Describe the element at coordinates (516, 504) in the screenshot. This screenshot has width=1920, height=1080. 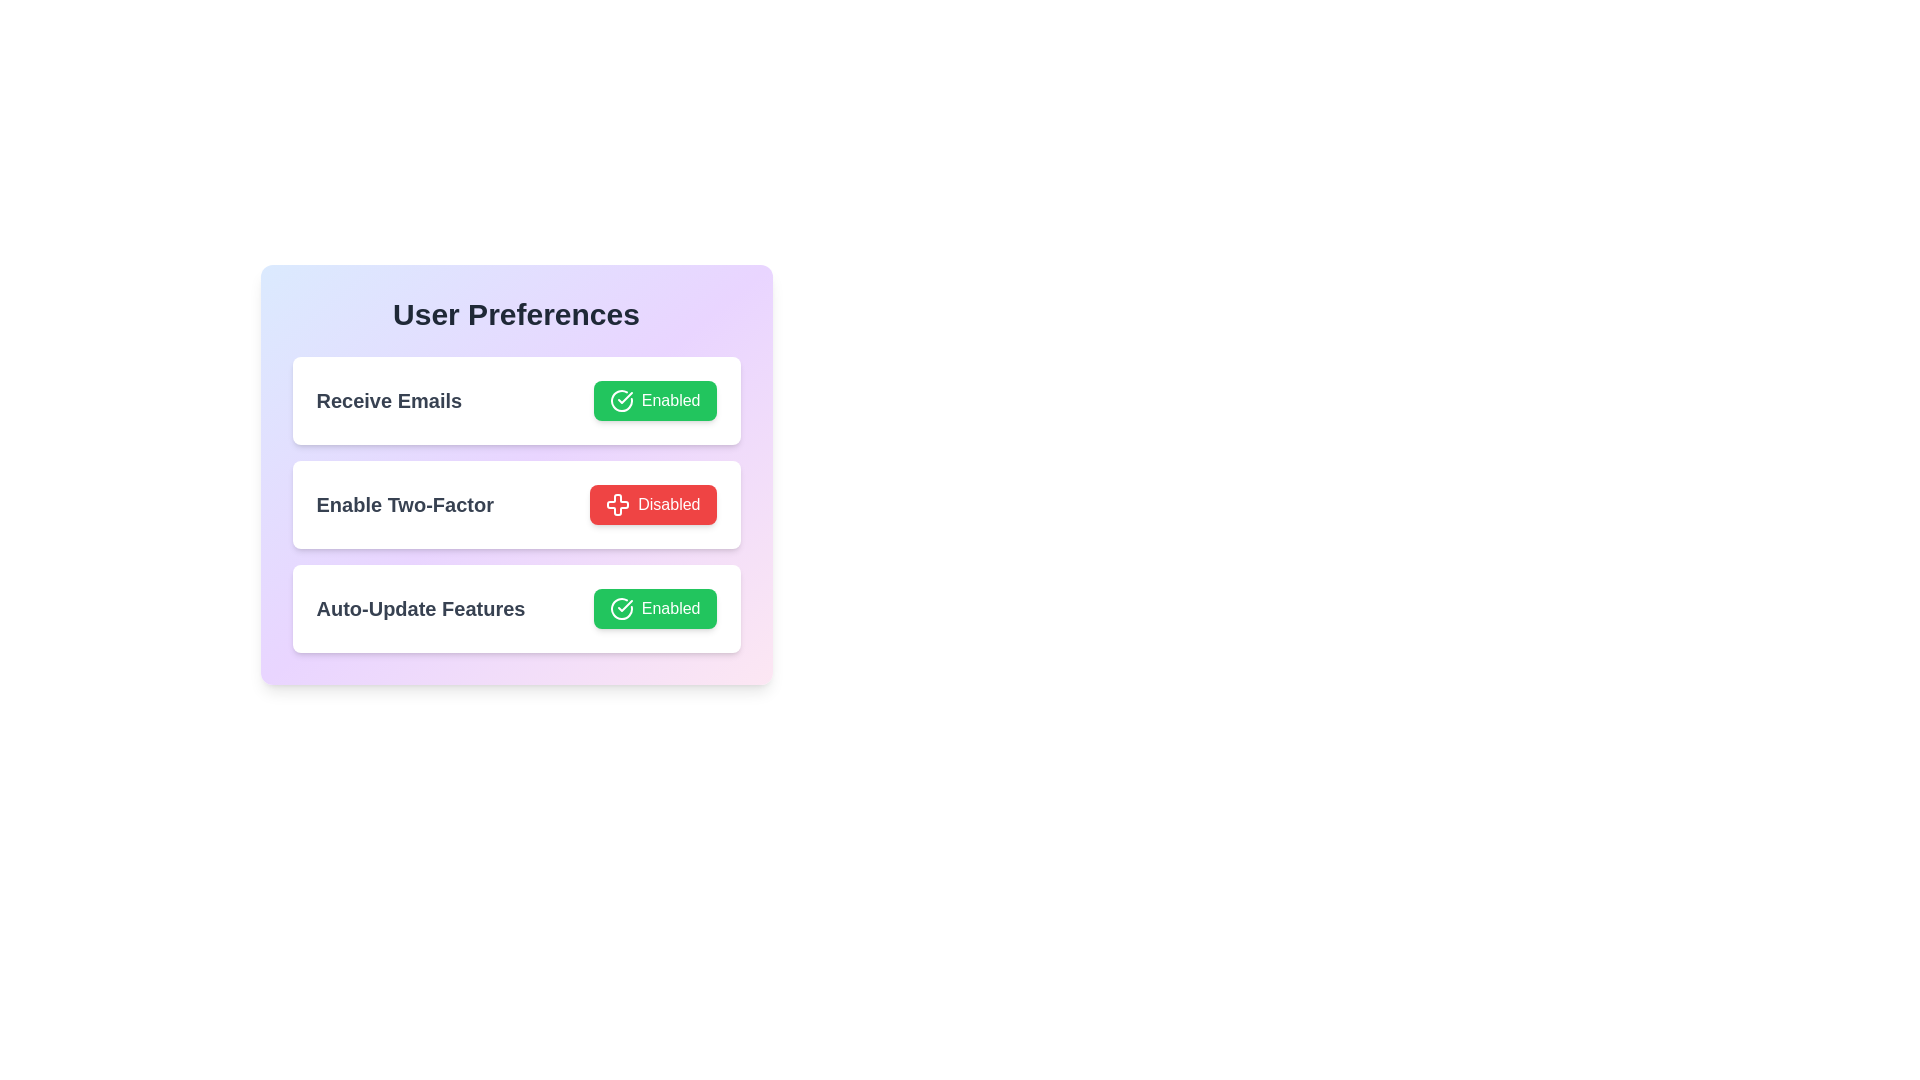
I see `the preference item Enable Two-Factor to observe its hover effect` at that location.